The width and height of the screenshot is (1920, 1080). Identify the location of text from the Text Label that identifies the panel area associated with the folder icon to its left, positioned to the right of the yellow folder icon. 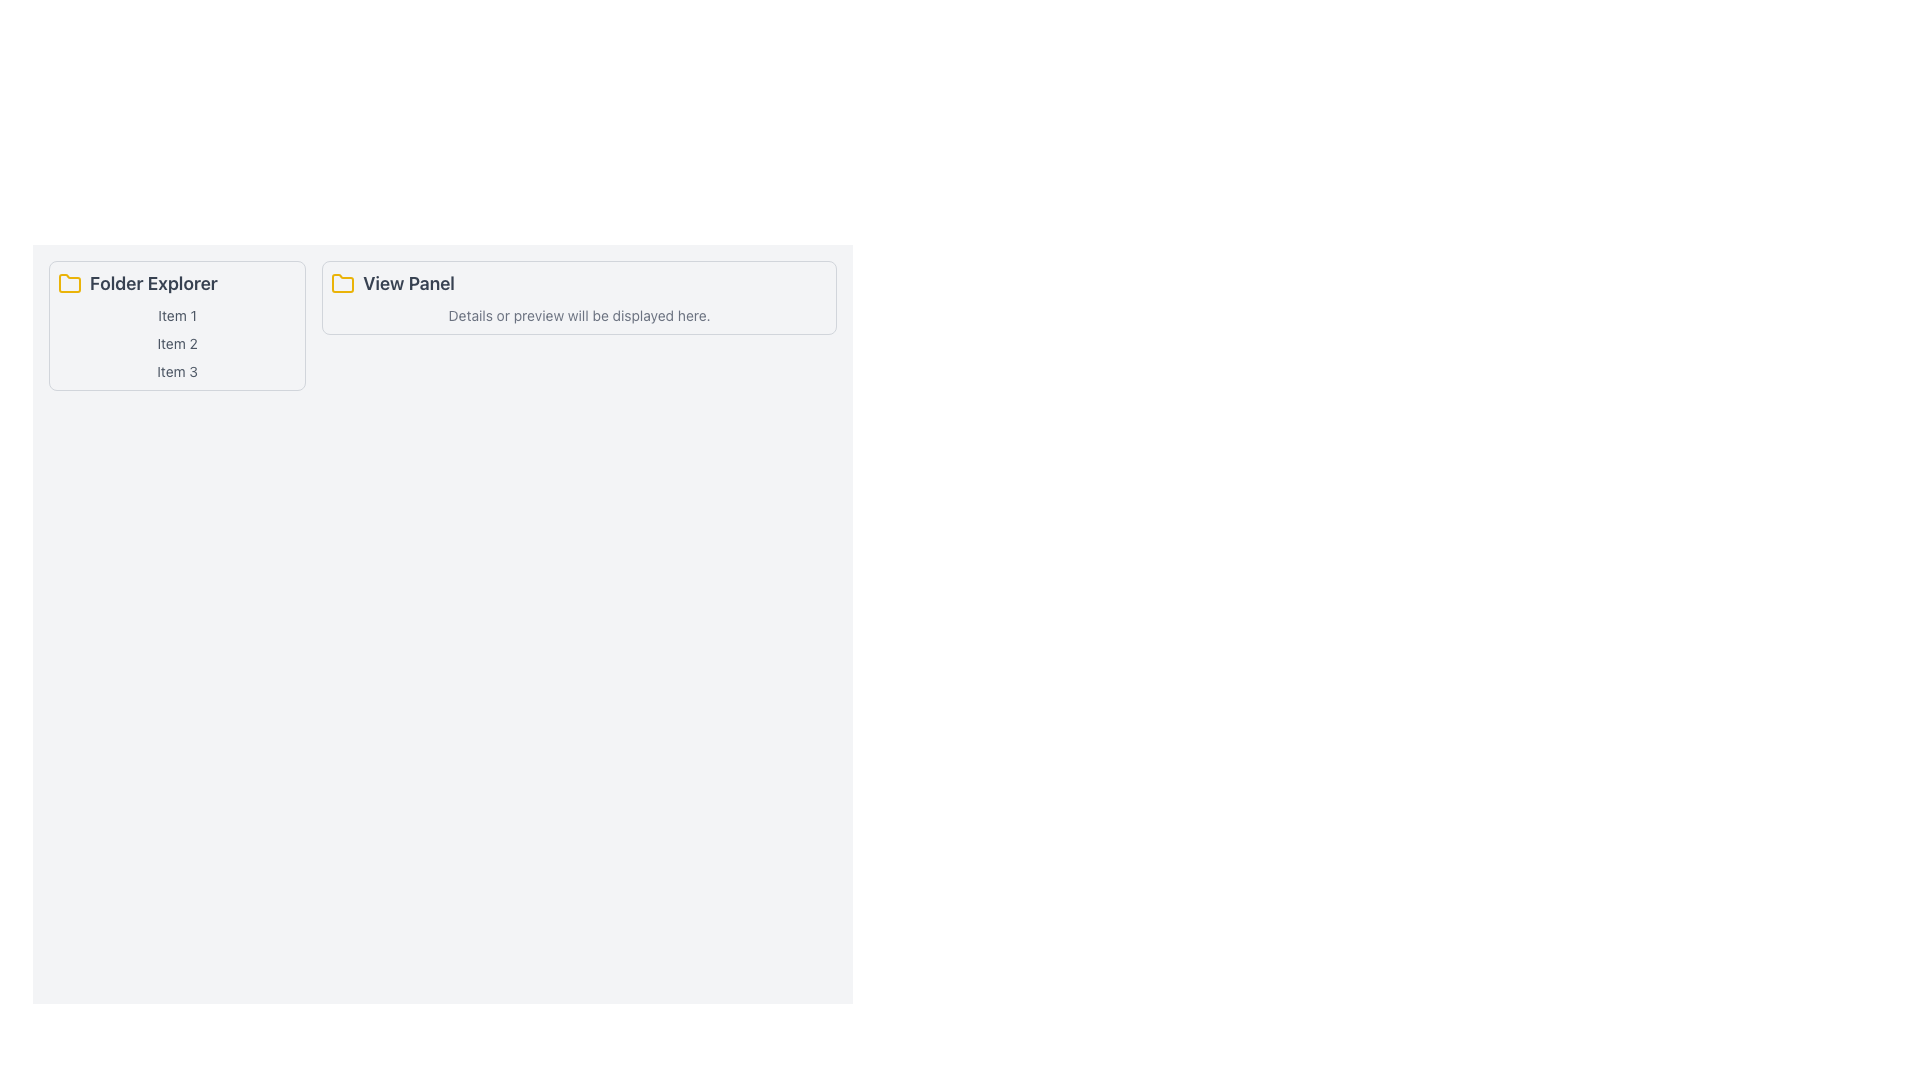
(408, 284).